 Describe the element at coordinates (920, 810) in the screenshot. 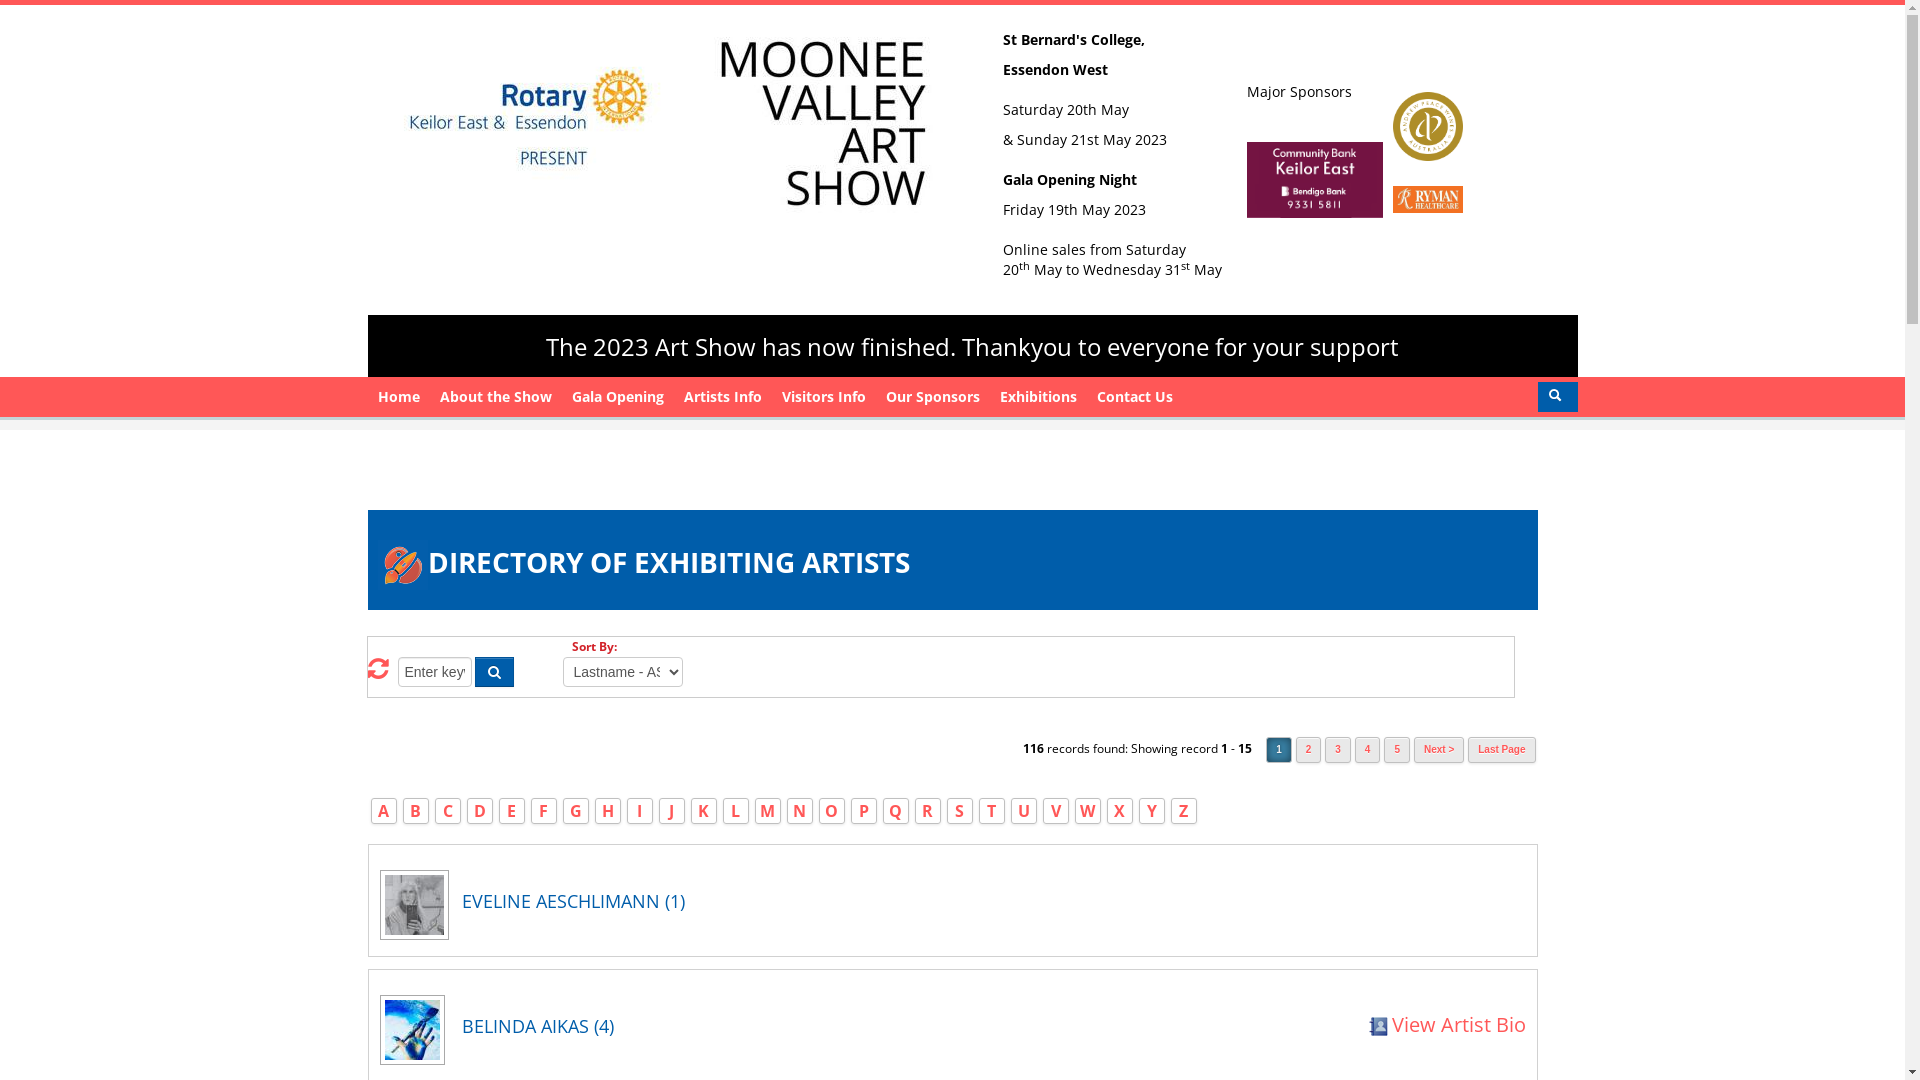

I see `'R'` at that location.